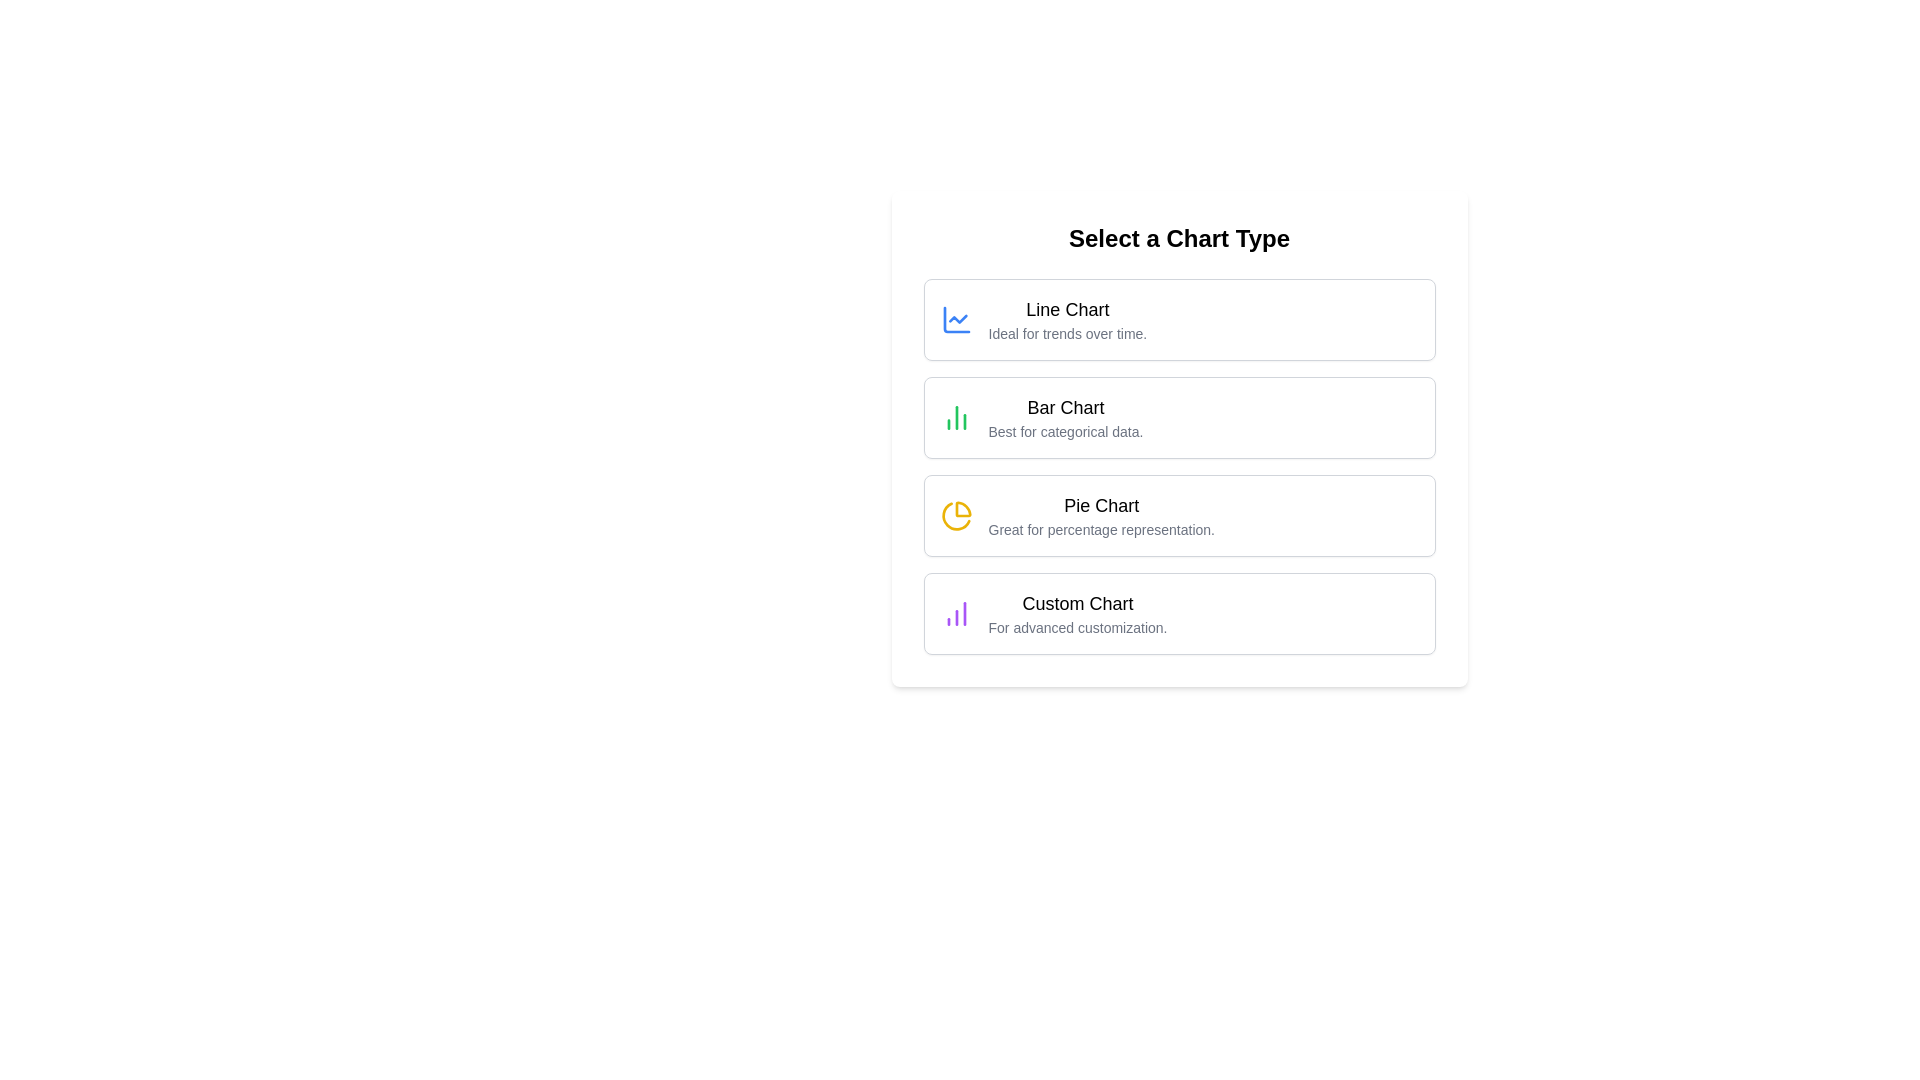 This screenshot has width=1920, height=1080. Describe the element at coordinates (1064, 431) in the screenshot. I see `the text label that says 'Best for categorical data.' located beneath the 'Bar Chart' heading in the card-like layout` at that location.